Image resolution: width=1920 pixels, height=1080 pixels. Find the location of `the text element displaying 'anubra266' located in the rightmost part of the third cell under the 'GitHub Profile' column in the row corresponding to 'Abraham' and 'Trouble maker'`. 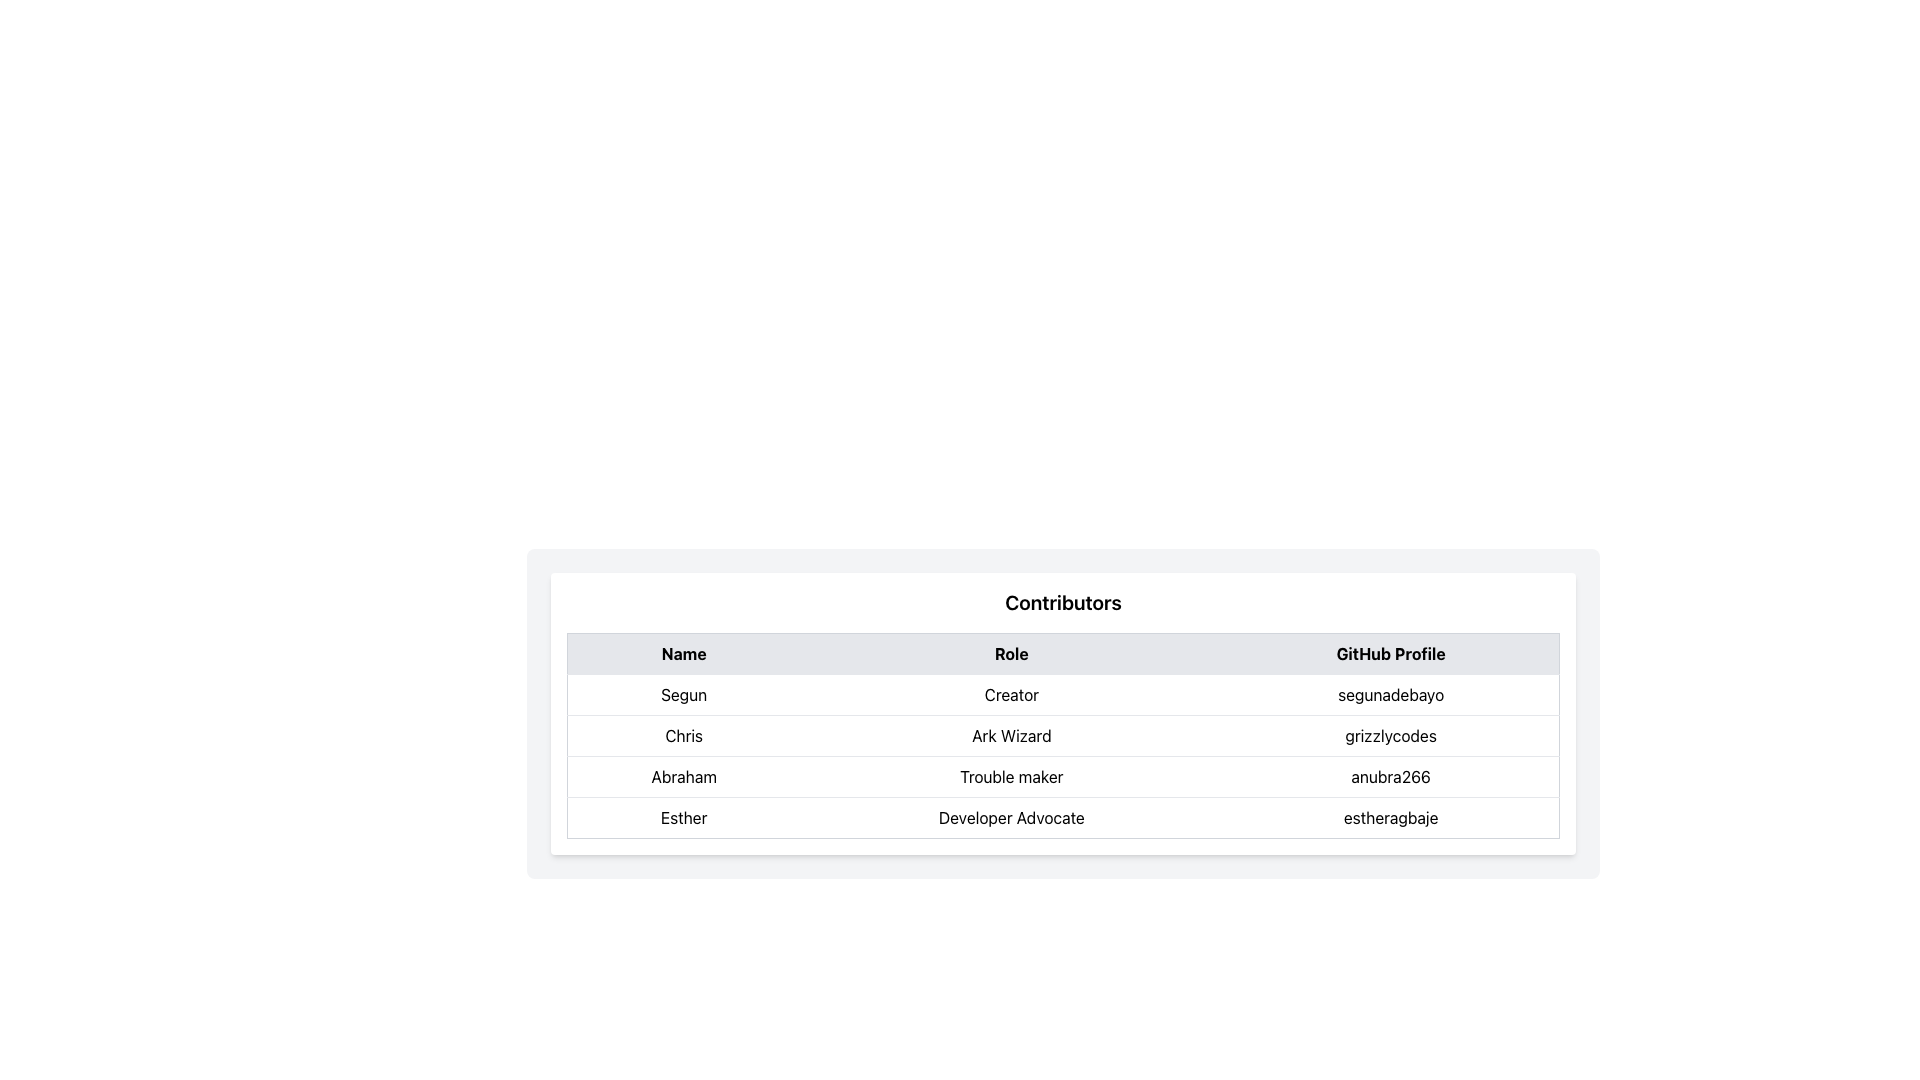

the text element displaying 'anubra266' located in the rightmost part of the third cell under the 'GitHub Profile' column in the row corresponding to 'Abraham' and 'Trouble maker' is located at coordinates (1390, 775).